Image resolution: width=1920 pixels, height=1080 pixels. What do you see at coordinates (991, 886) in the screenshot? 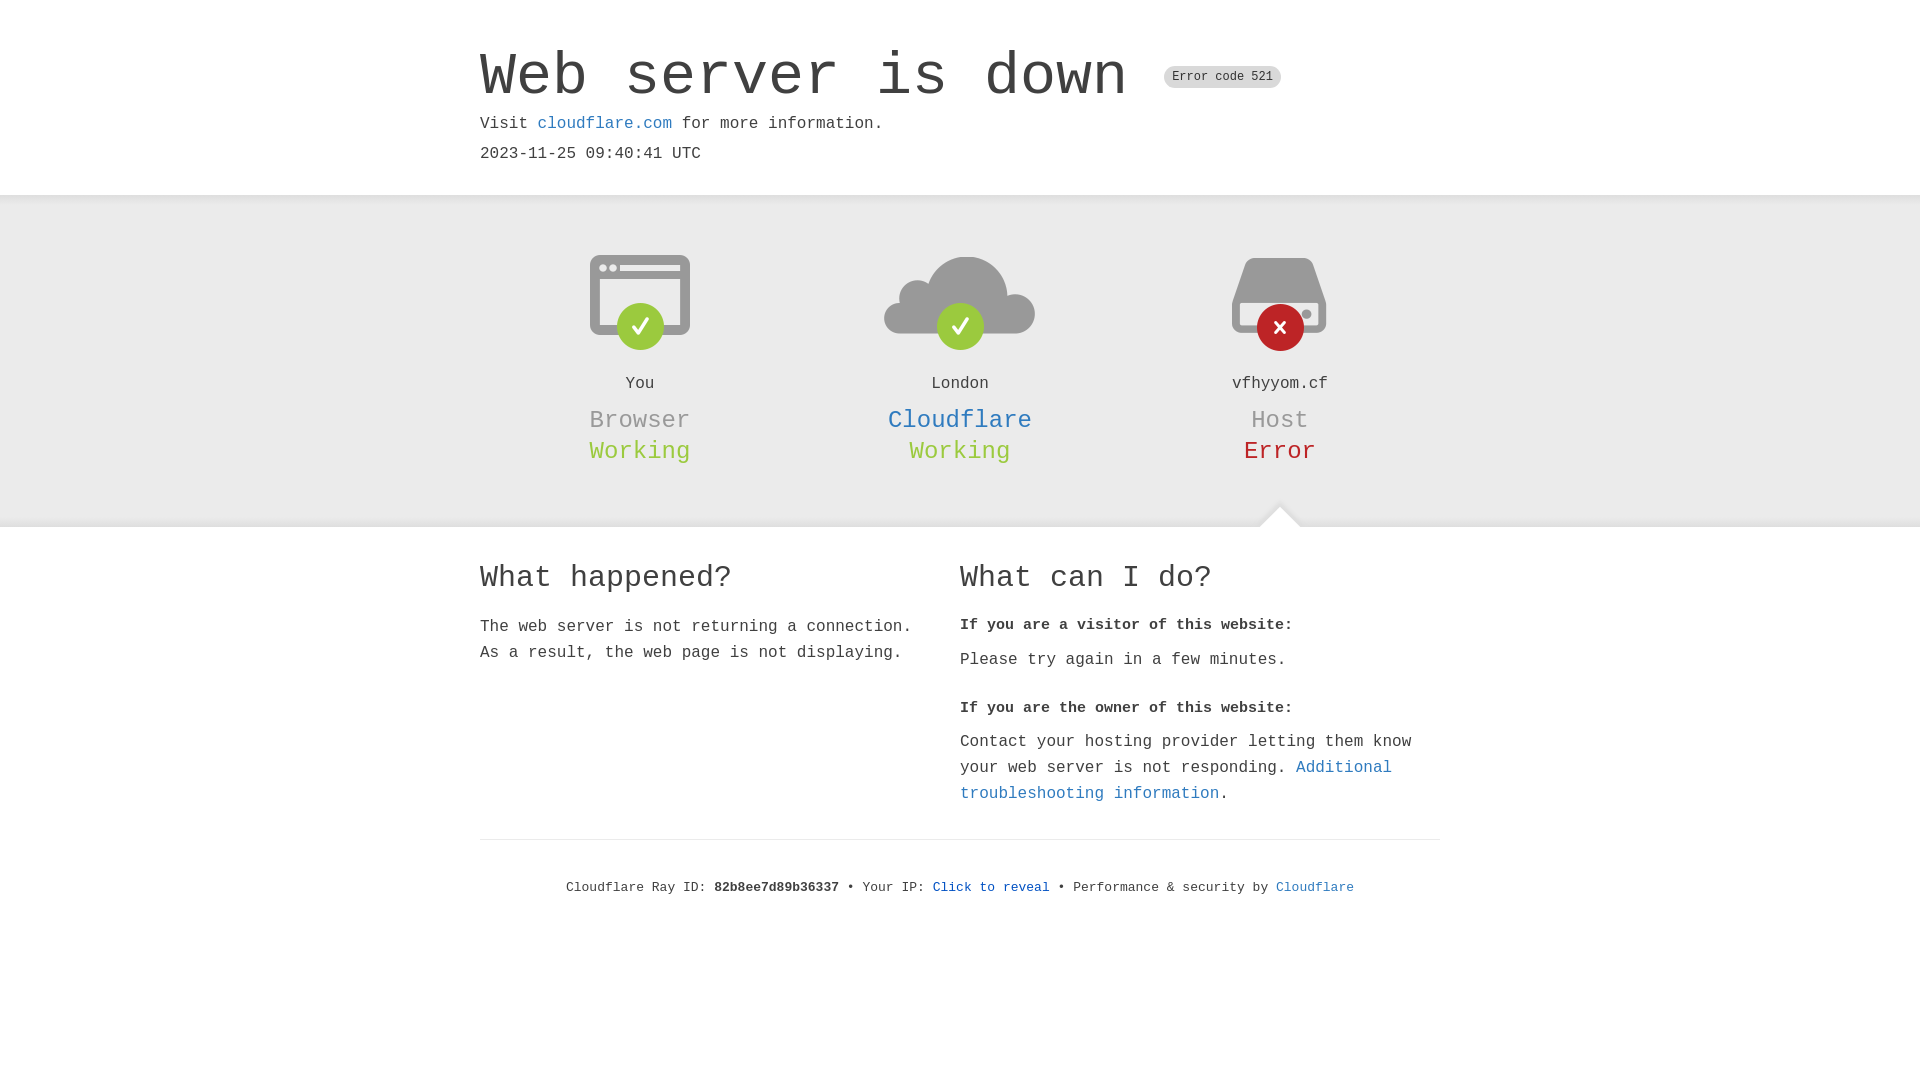
I see `'Click to reveal'` at bounding box center [991, 886].